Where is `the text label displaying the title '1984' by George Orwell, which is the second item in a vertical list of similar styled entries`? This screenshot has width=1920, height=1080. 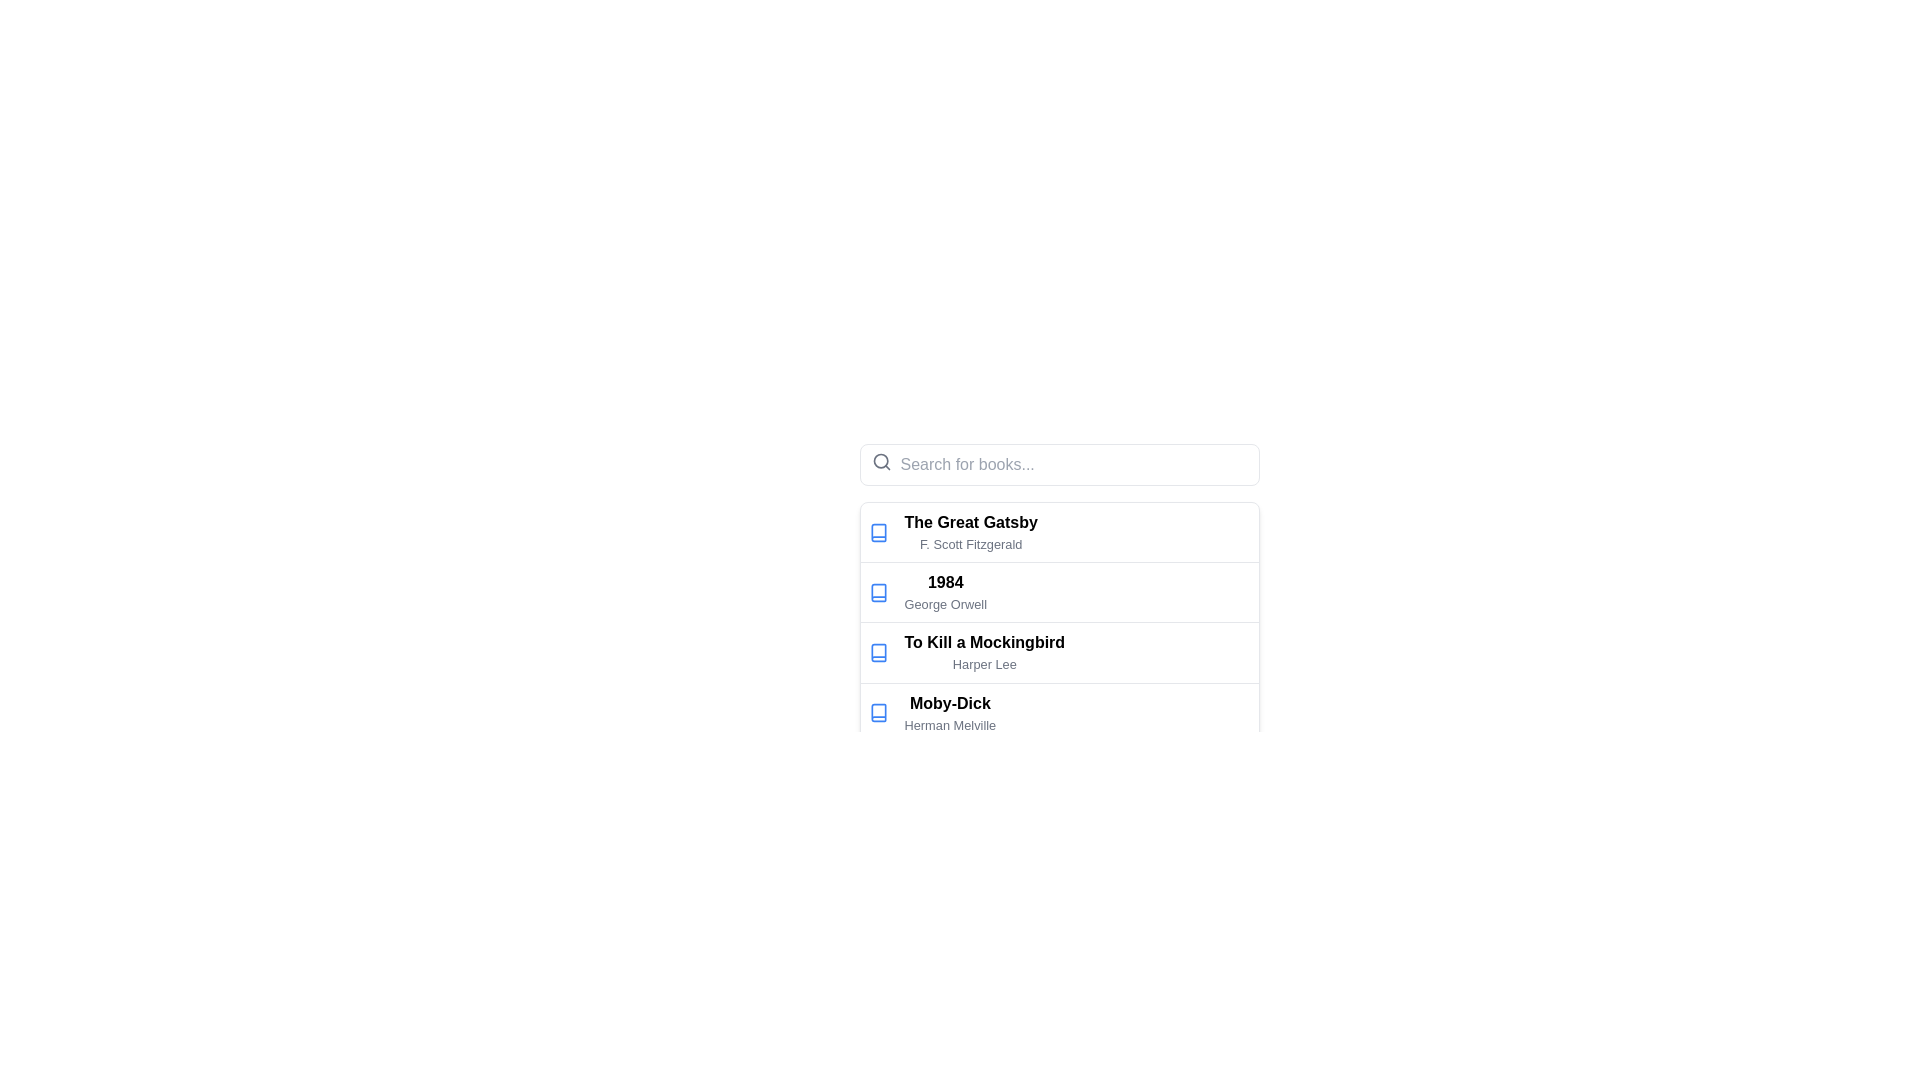
the text label displaying the title '1984' by George Orwell, which is the second item in a vertical list of similar styled entries is located at coordinates (944, 591).